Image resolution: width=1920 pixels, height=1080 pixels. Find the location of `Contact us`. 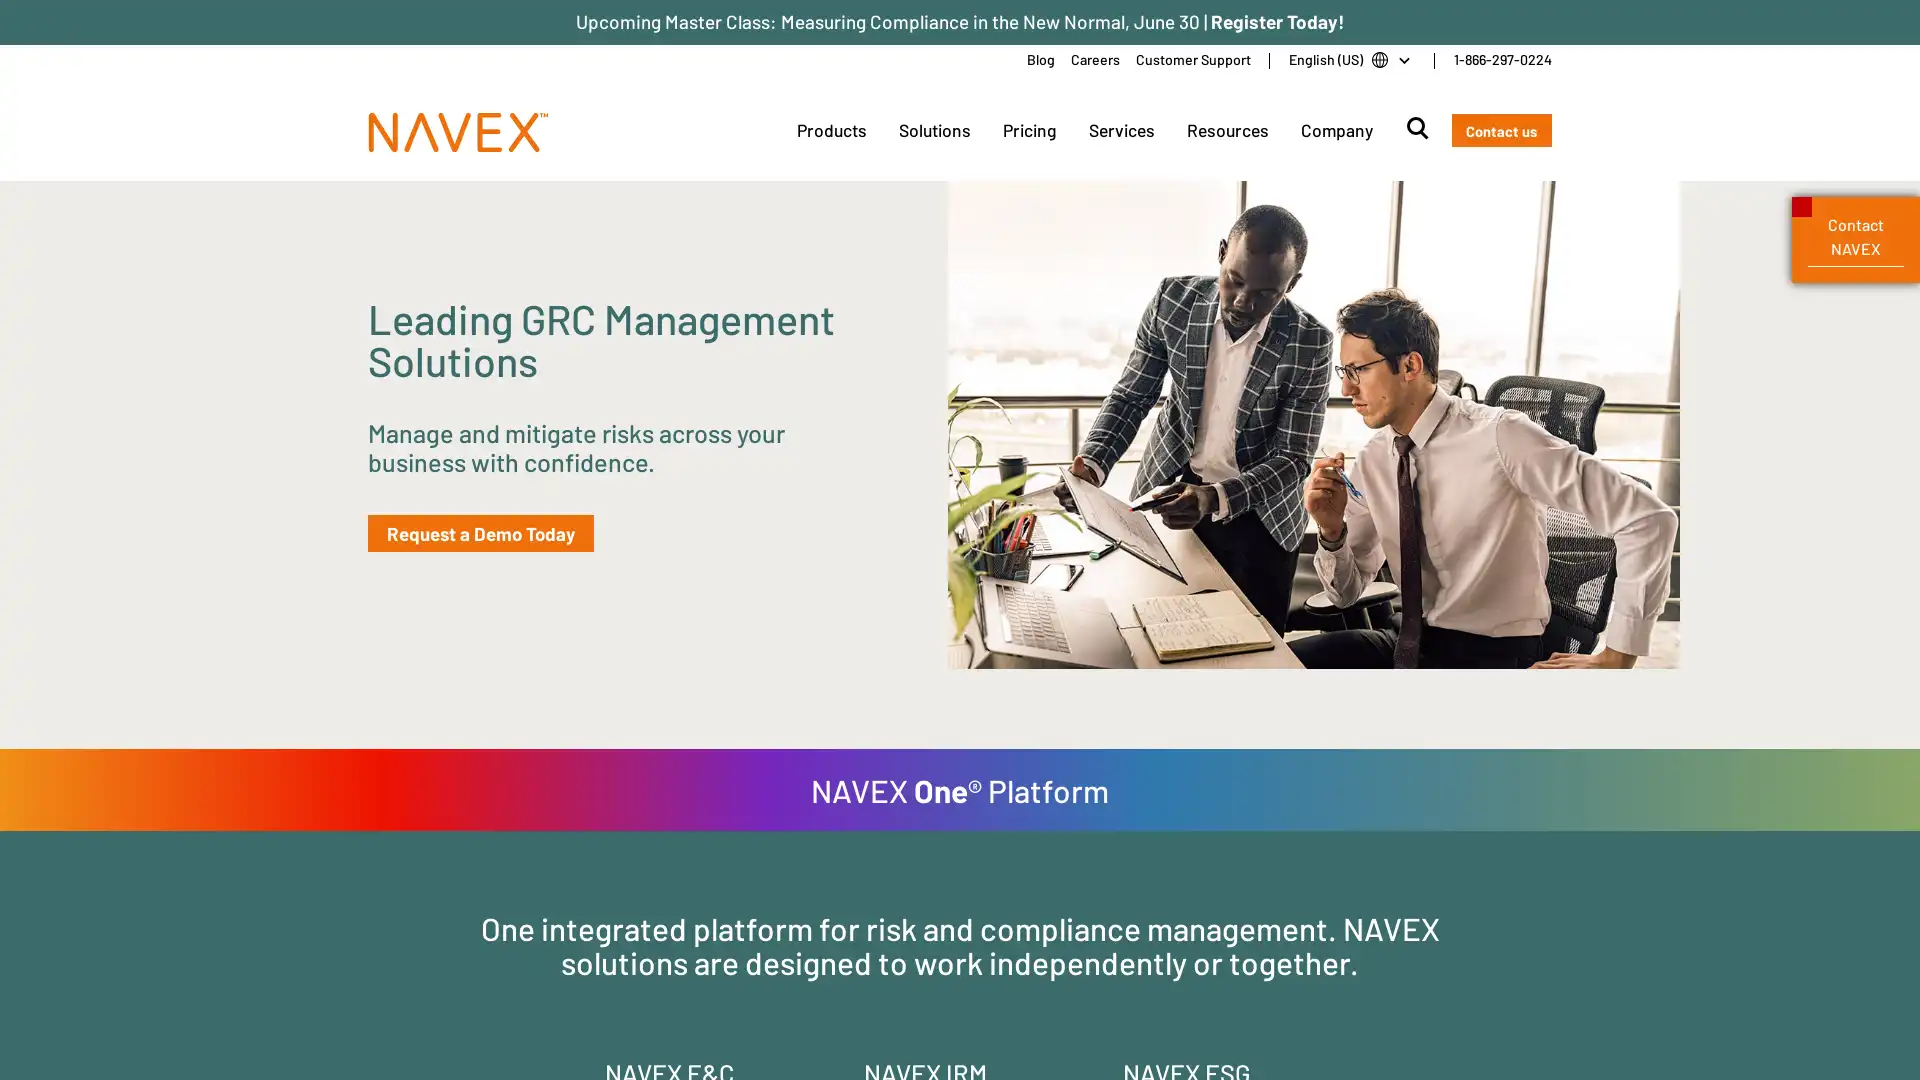

Contact us is located at coordinates (1501, 130).